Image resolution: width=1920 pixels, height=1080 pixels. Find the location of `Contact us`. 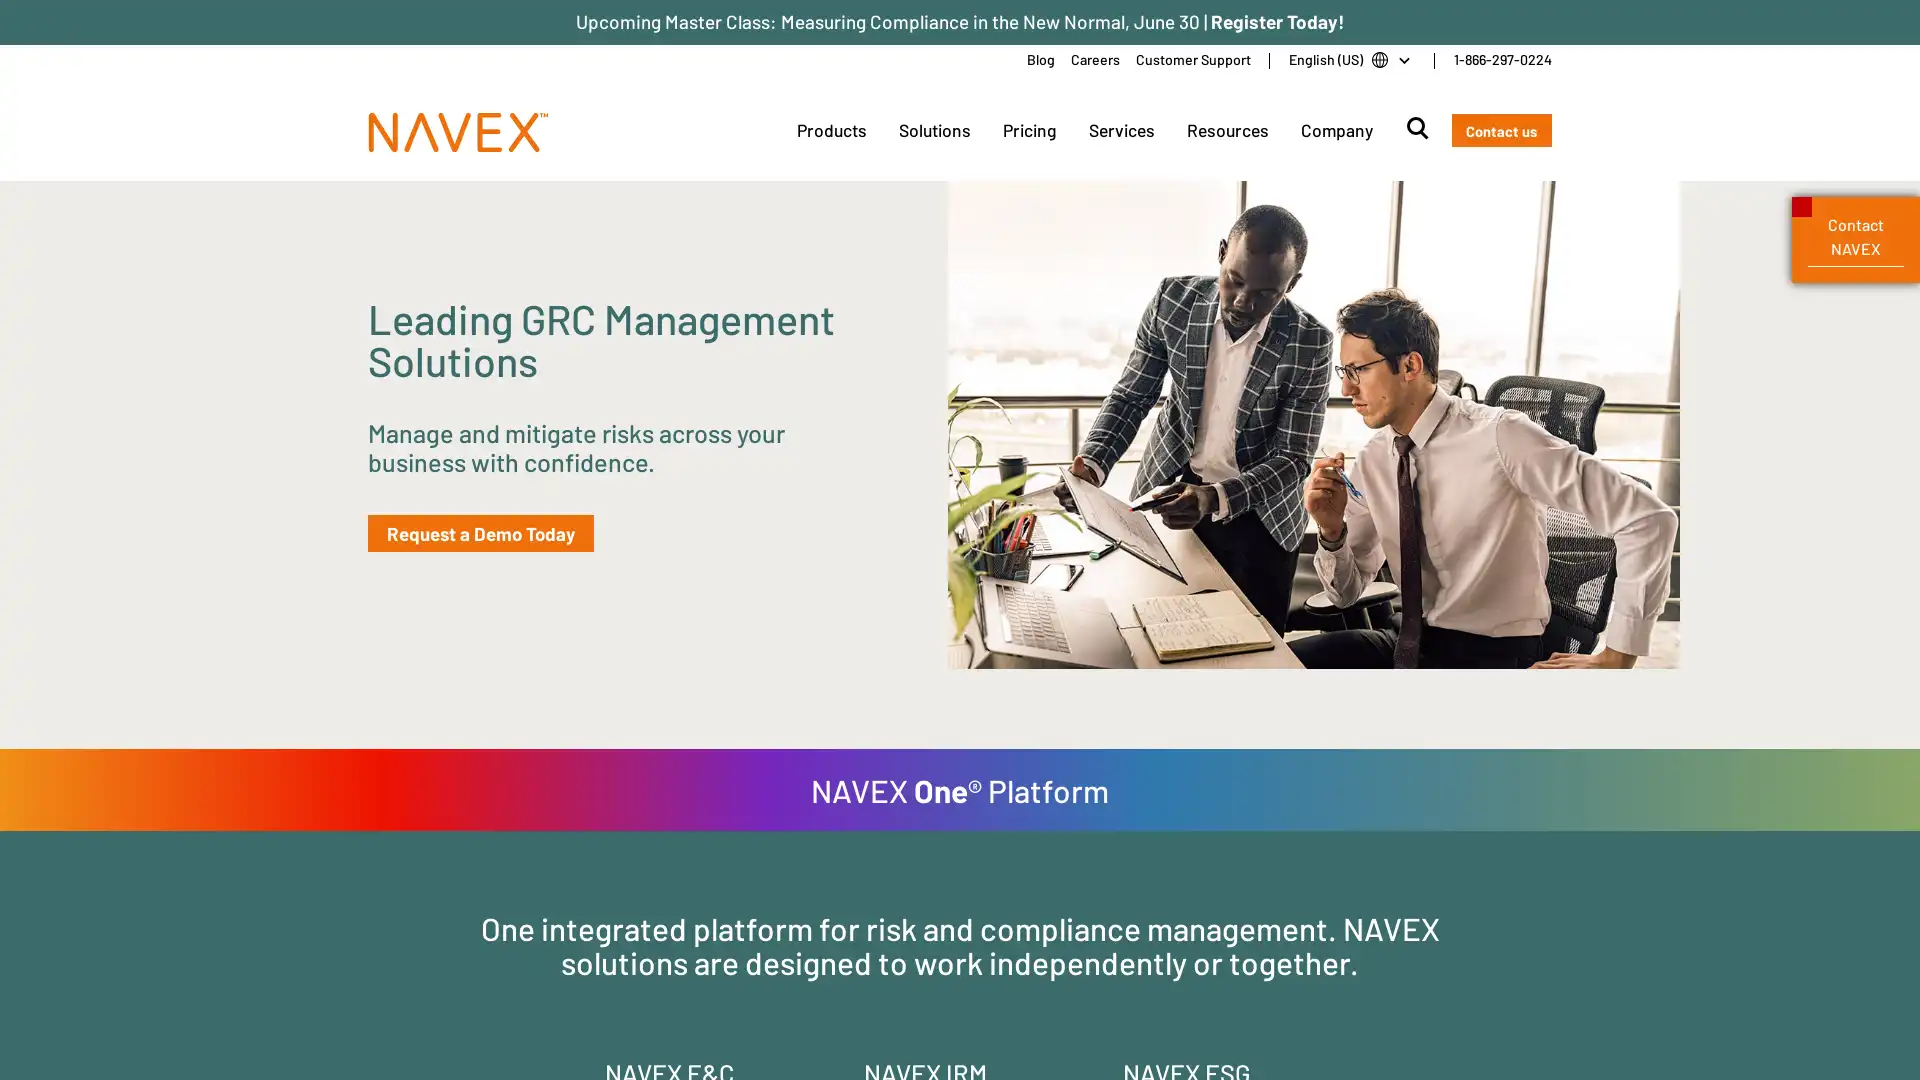

Contact us is located at coordinates (1501, 130).